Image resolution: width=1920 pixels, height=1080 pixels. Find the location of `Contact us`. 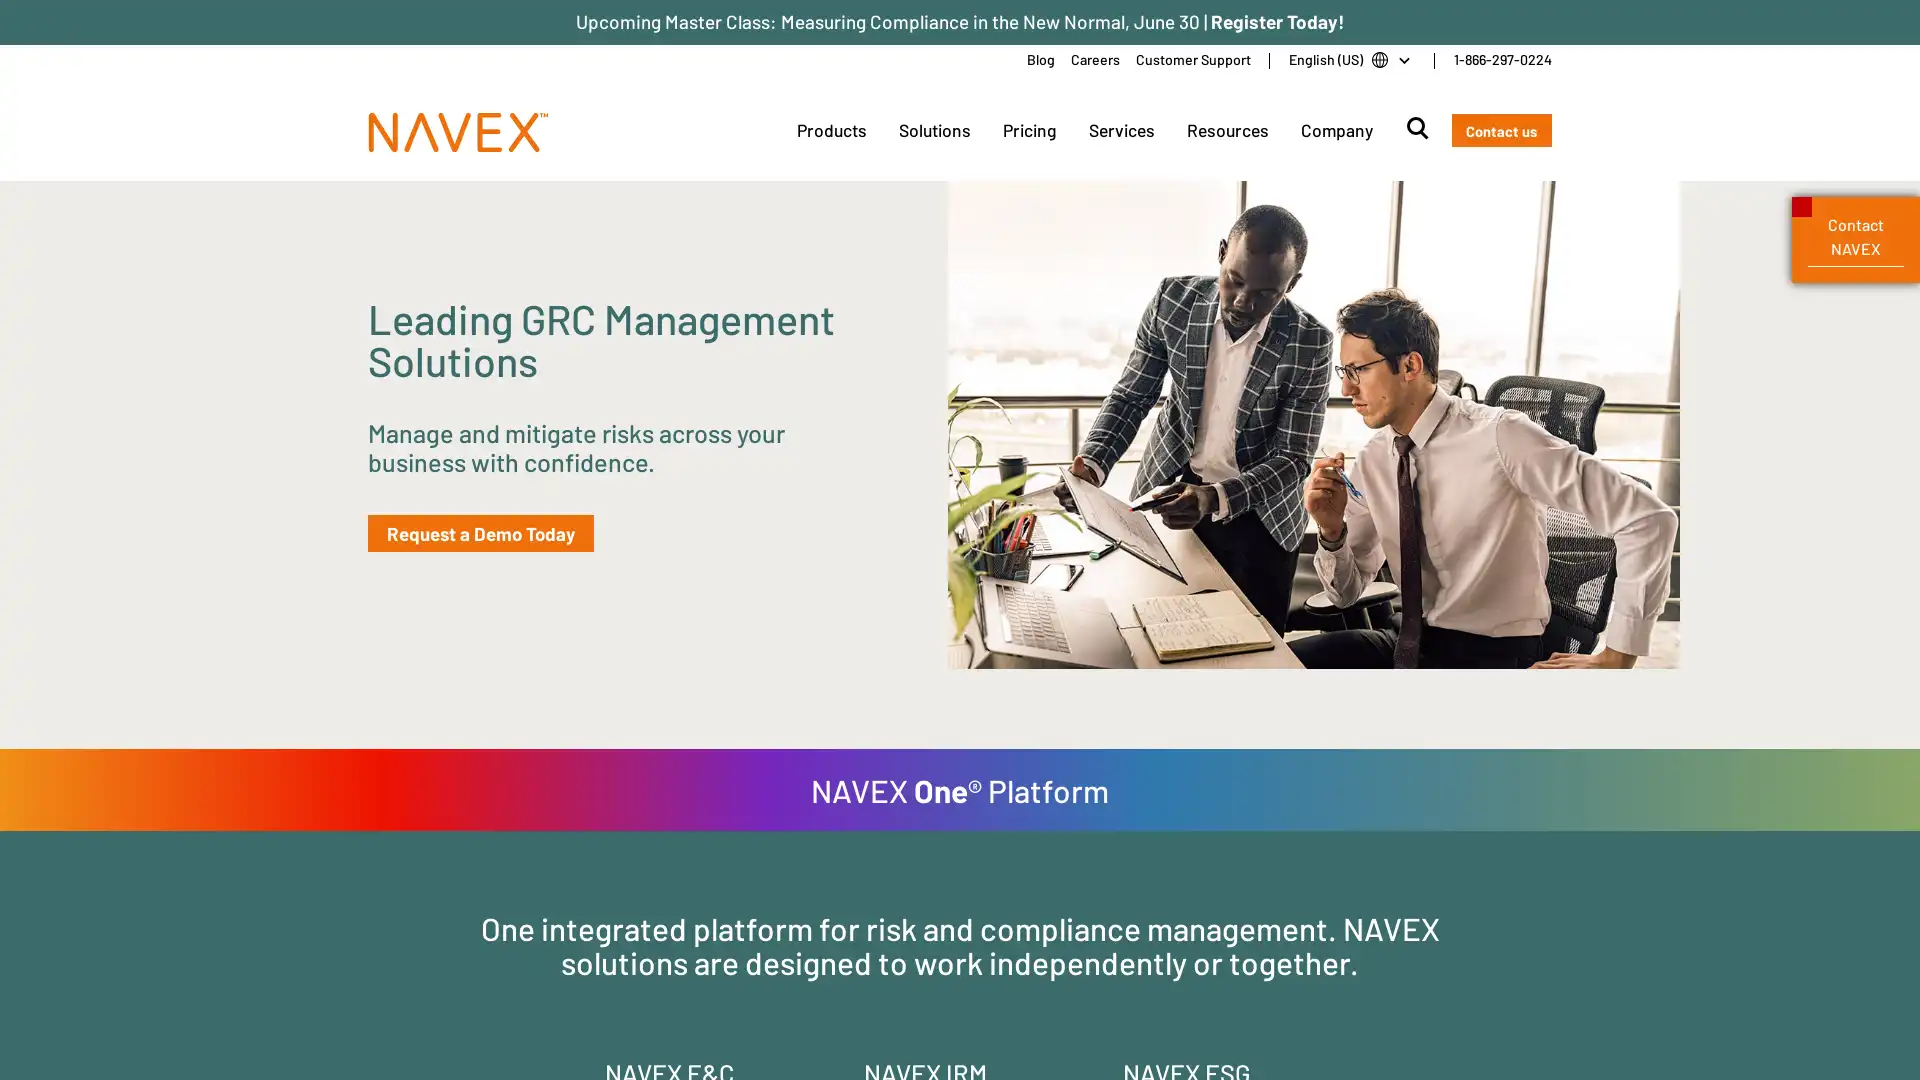

Contact us is located at coordinates (1501, 130).